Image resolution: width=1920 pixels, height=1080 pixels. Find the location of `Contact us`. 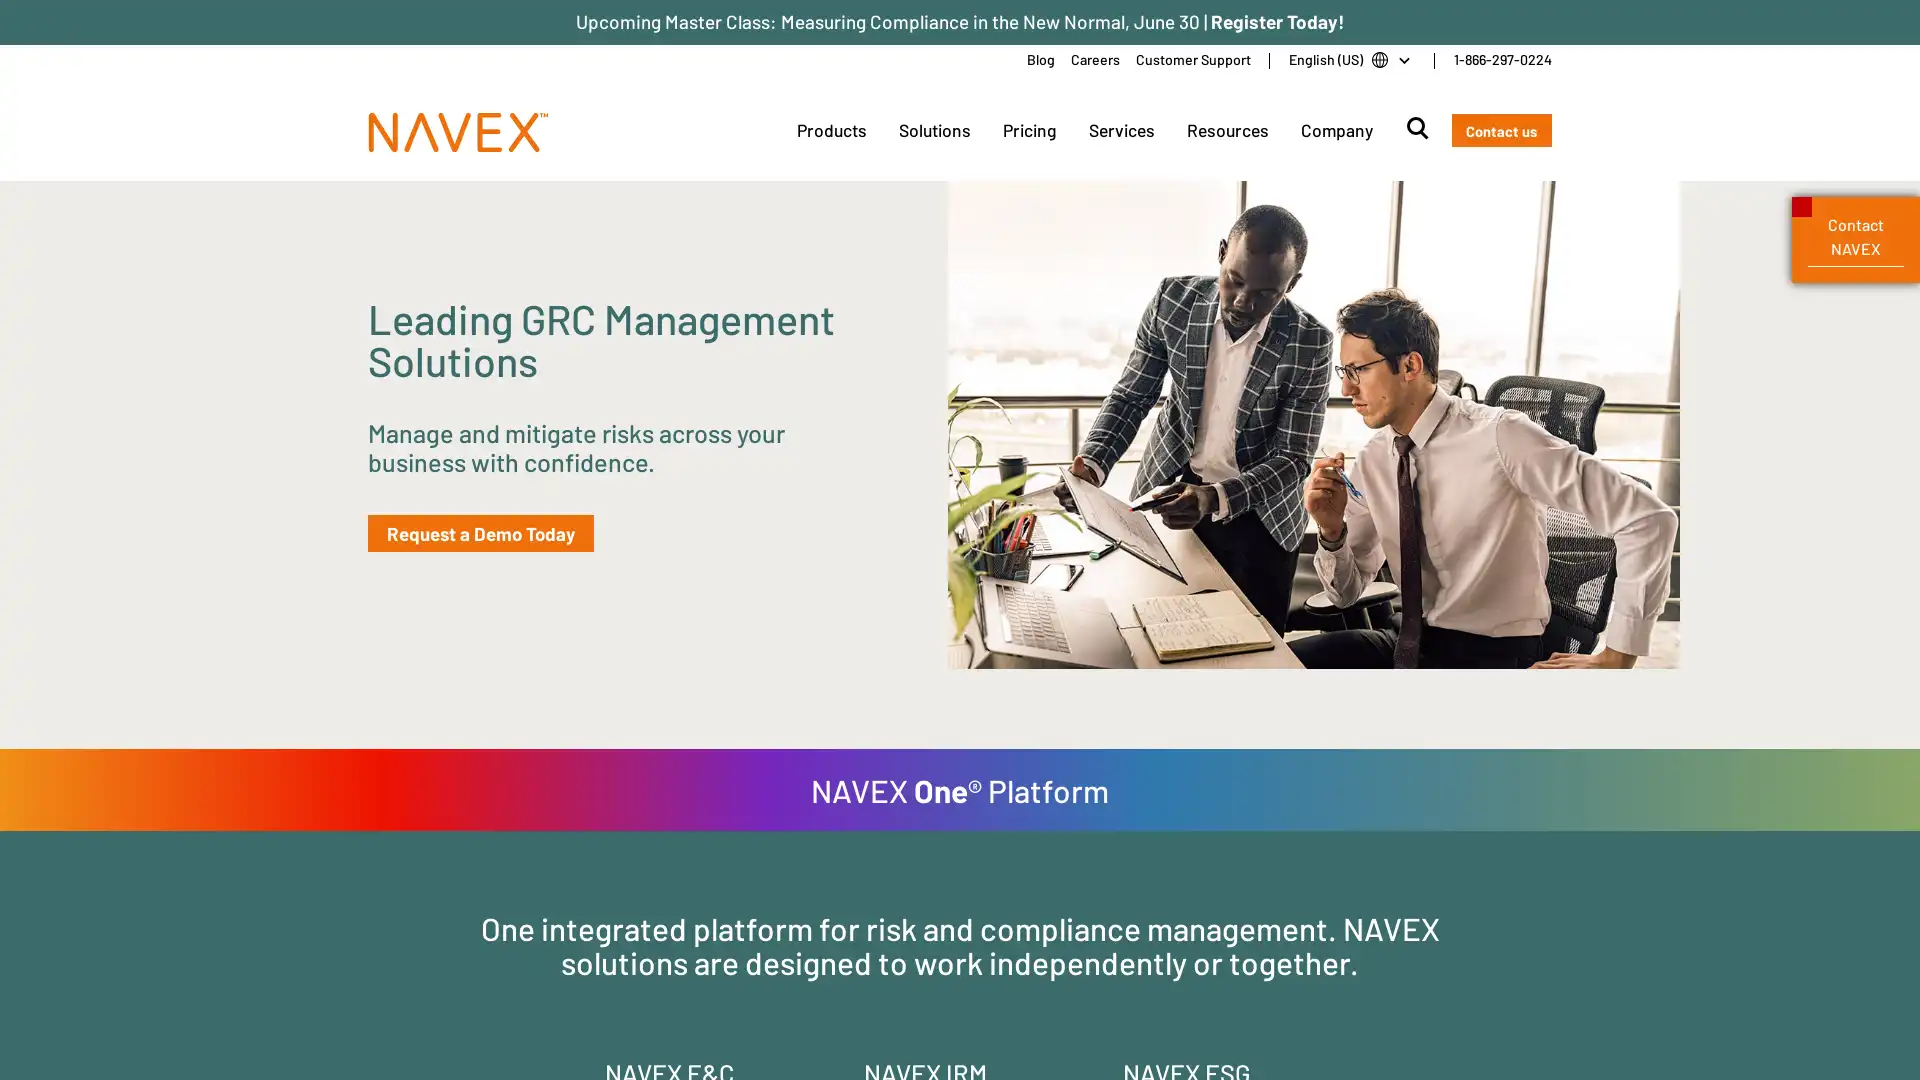

Contact us is located at coordinates (1501, 130).